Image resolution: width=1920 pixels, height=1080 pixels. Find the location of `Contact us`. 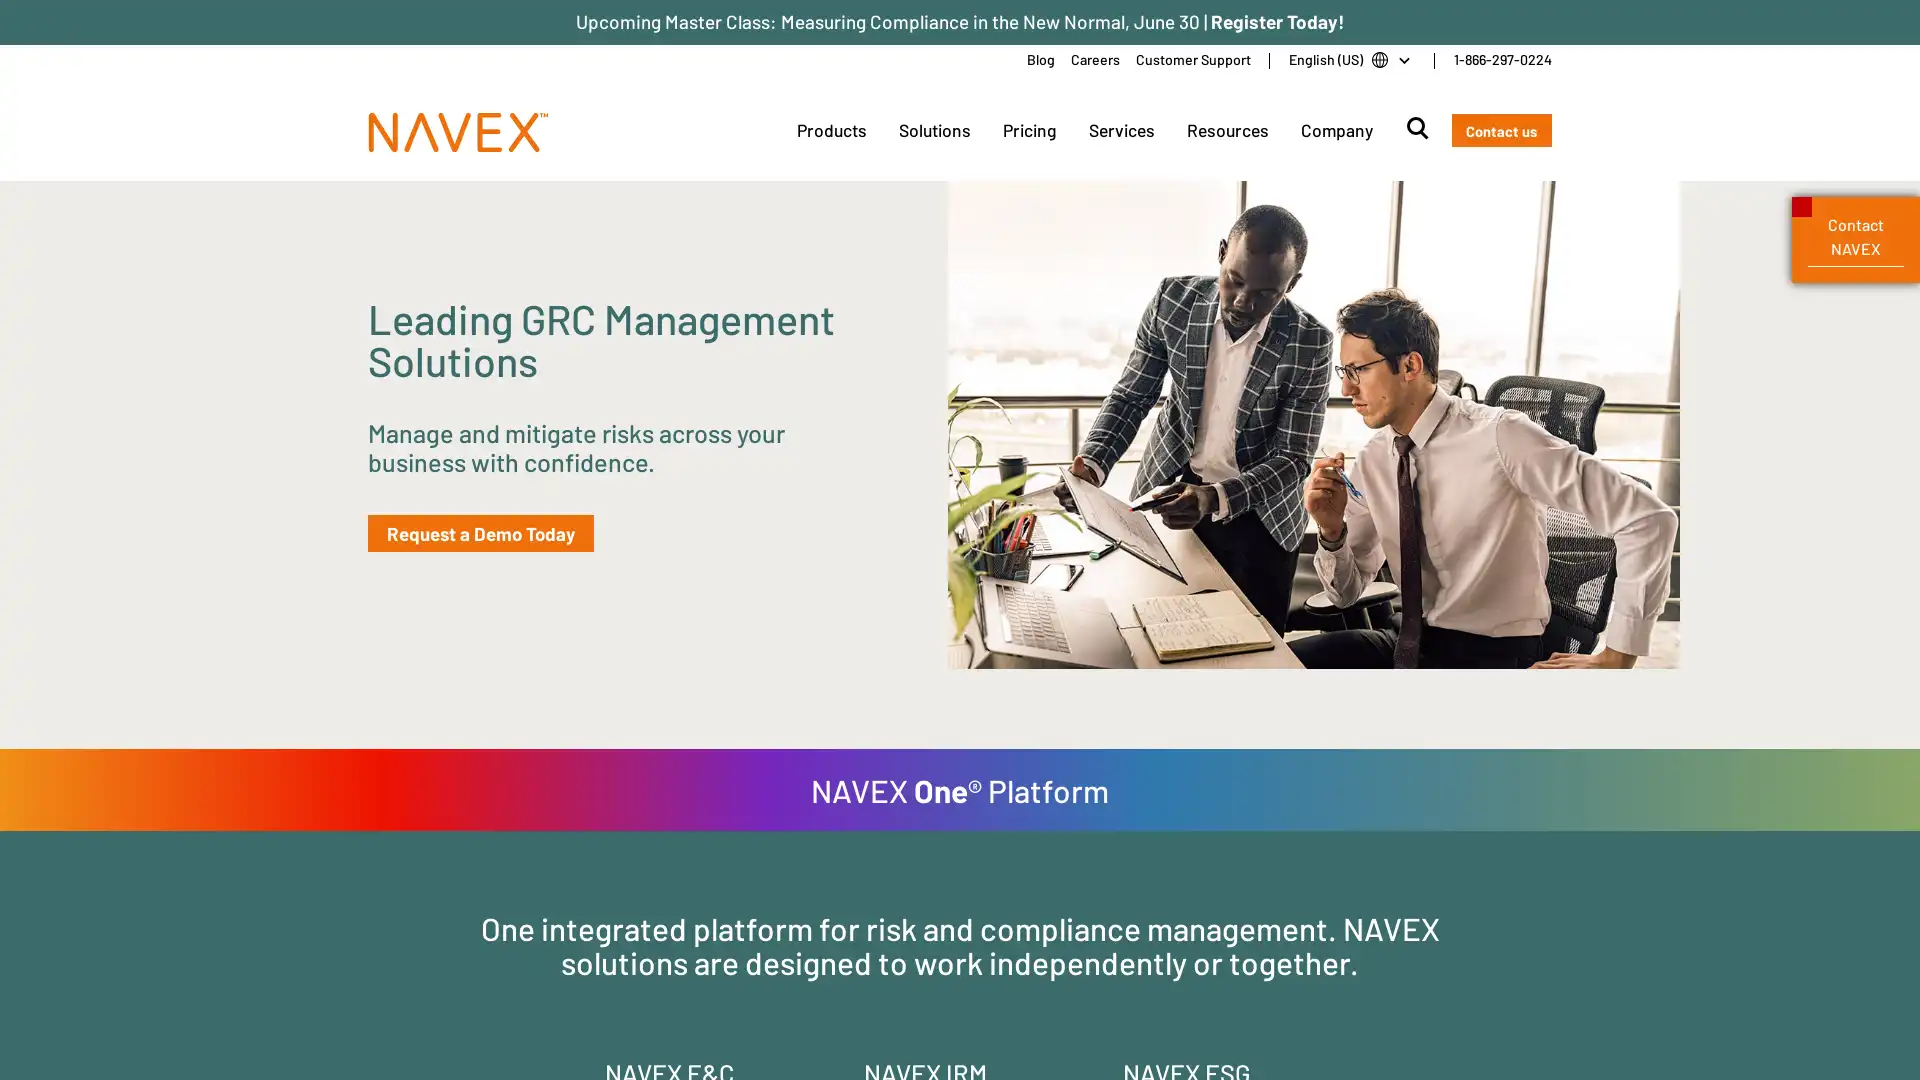

Contact us is located at coordinates (1501, 130).